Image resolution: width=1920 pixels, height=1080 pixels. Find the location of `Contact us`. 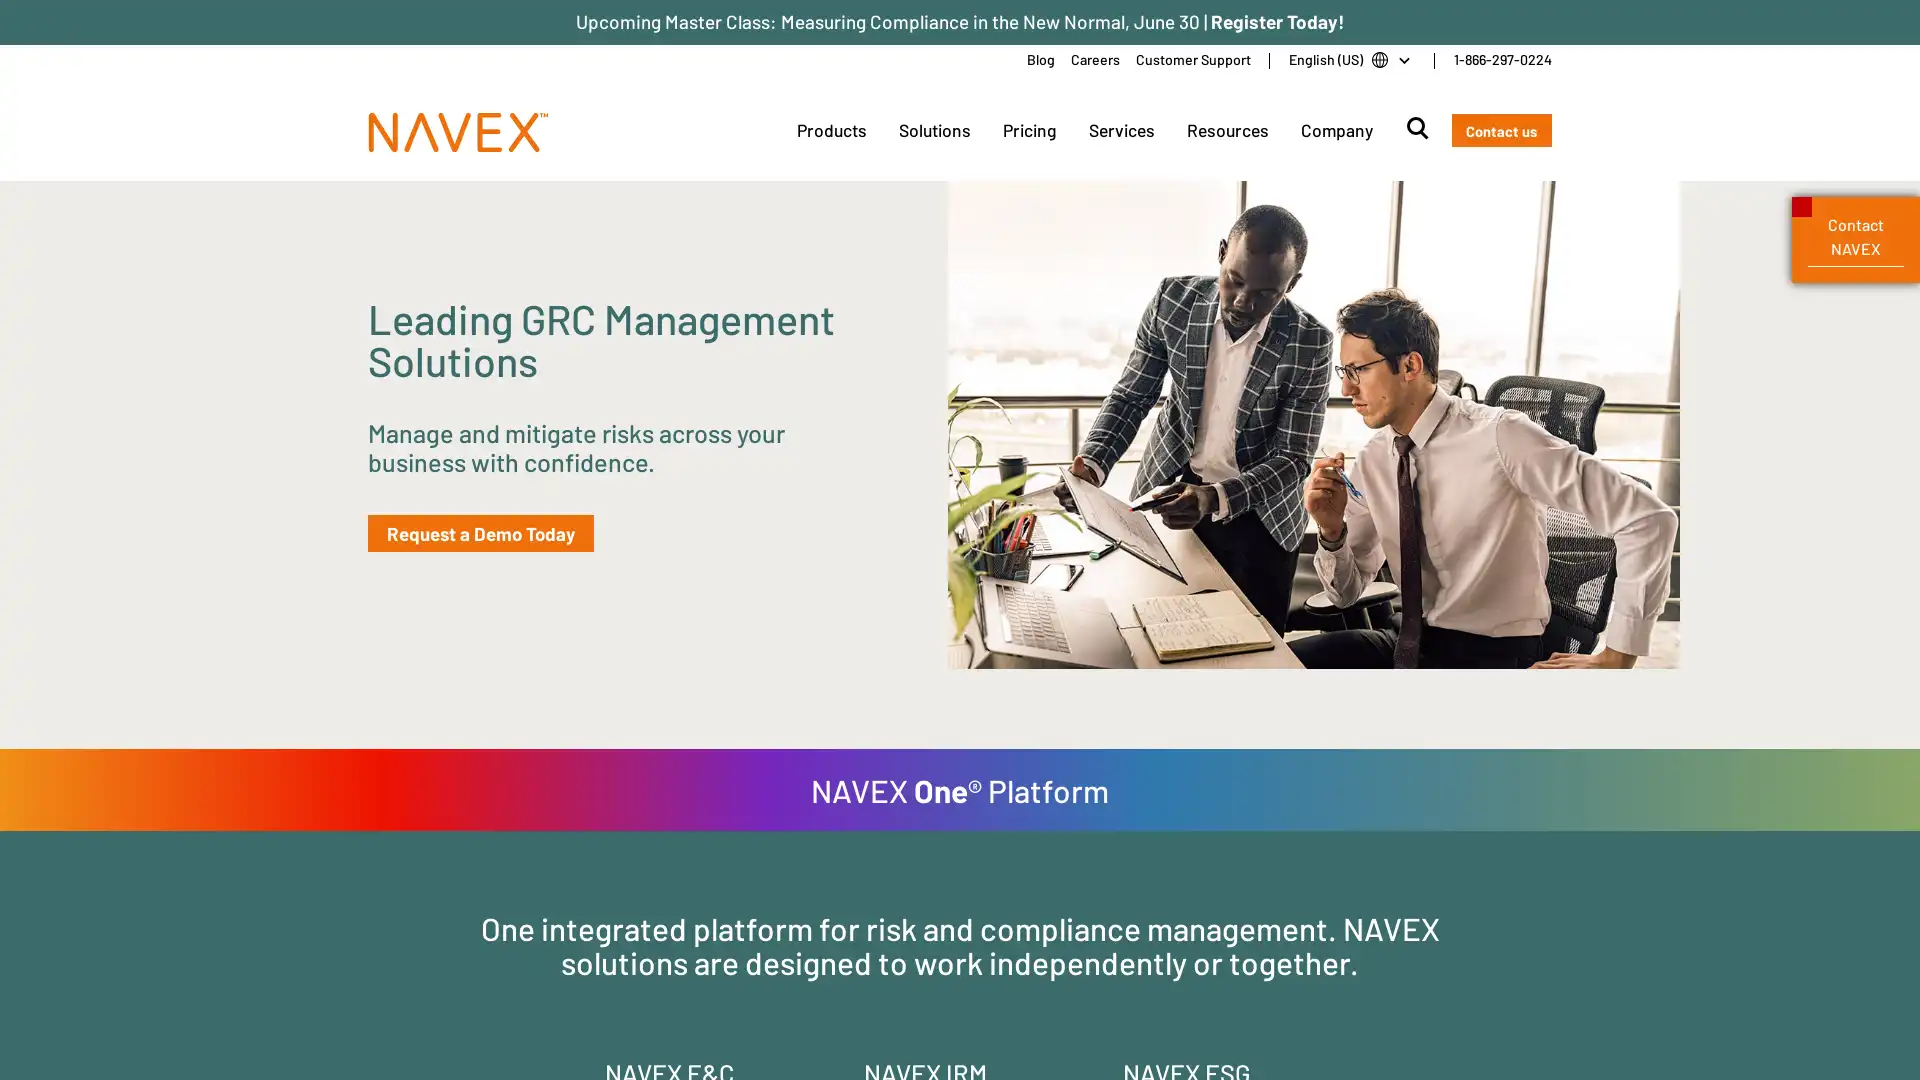

Contact us is located at coordinates (1501, 130).